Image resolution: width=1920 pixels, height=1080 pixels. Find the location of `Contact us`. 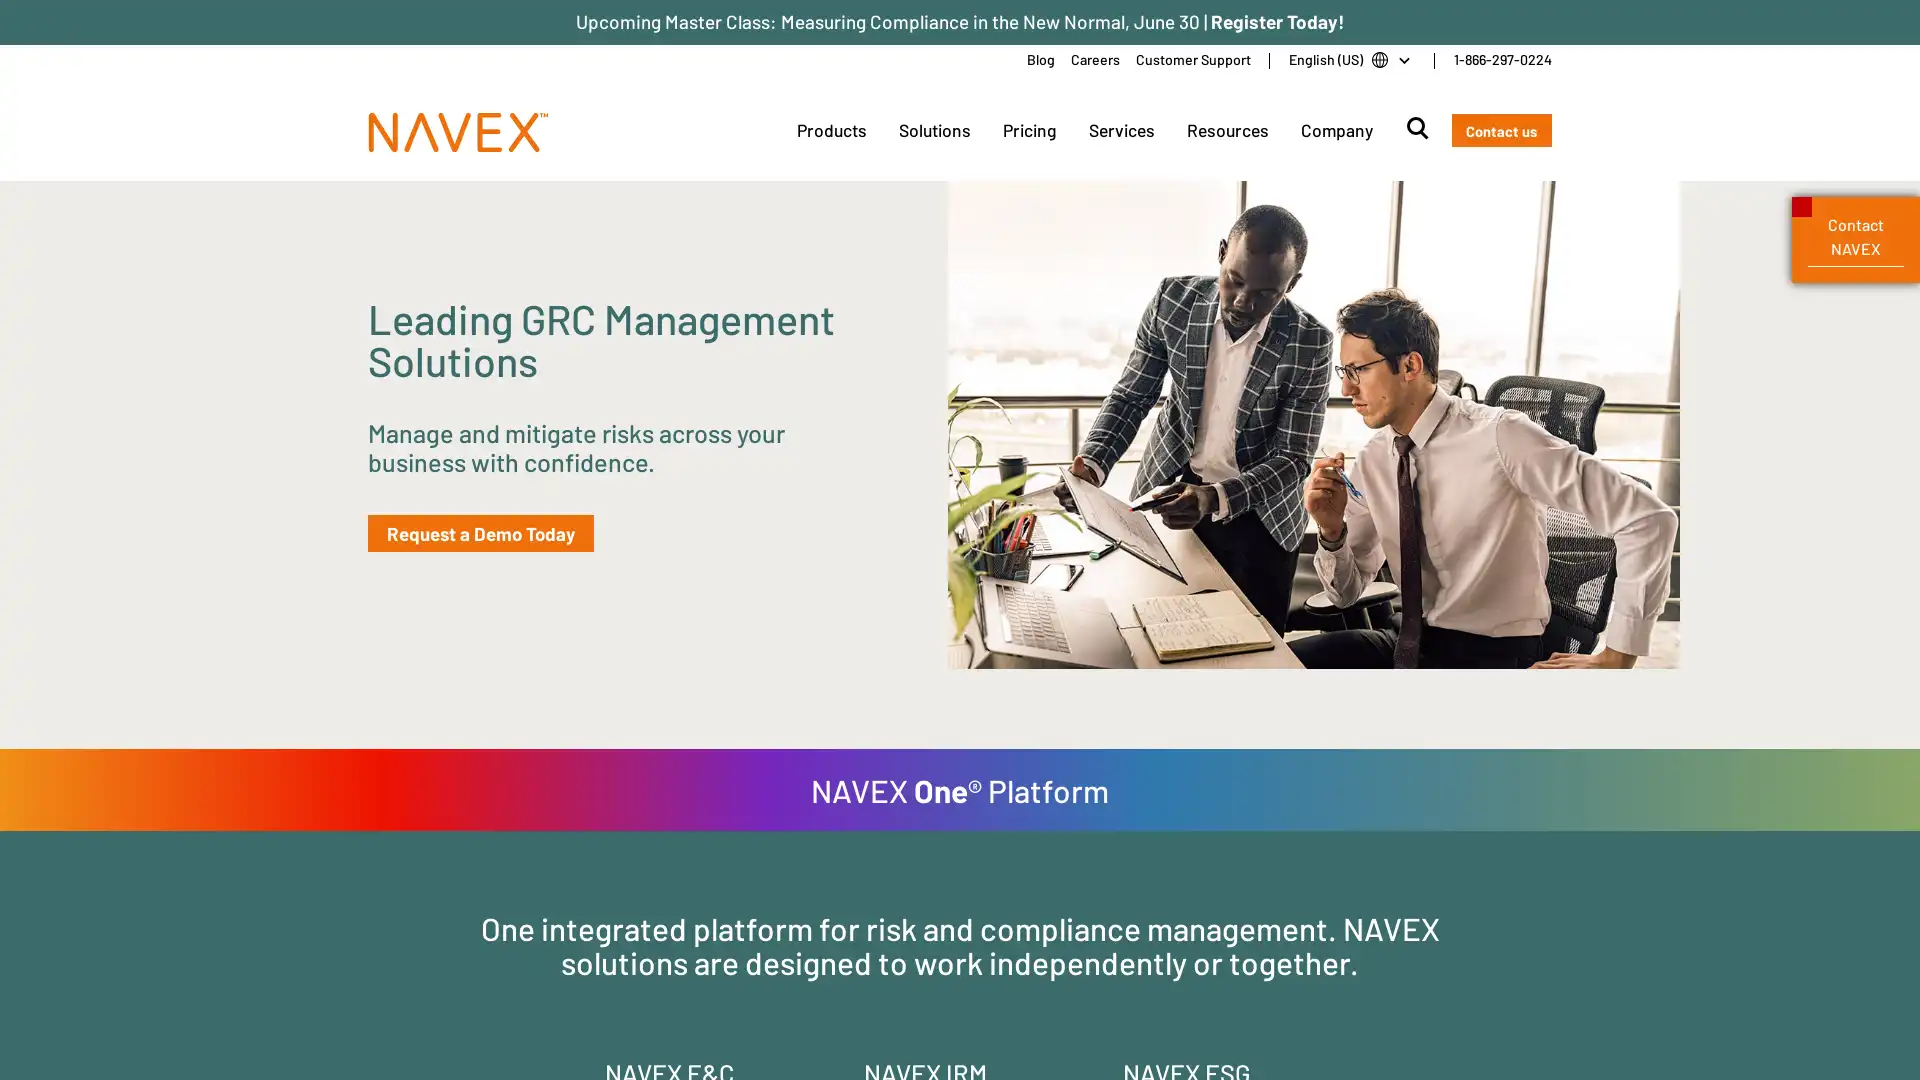

Contact us is located at coordinates (1501, 130).